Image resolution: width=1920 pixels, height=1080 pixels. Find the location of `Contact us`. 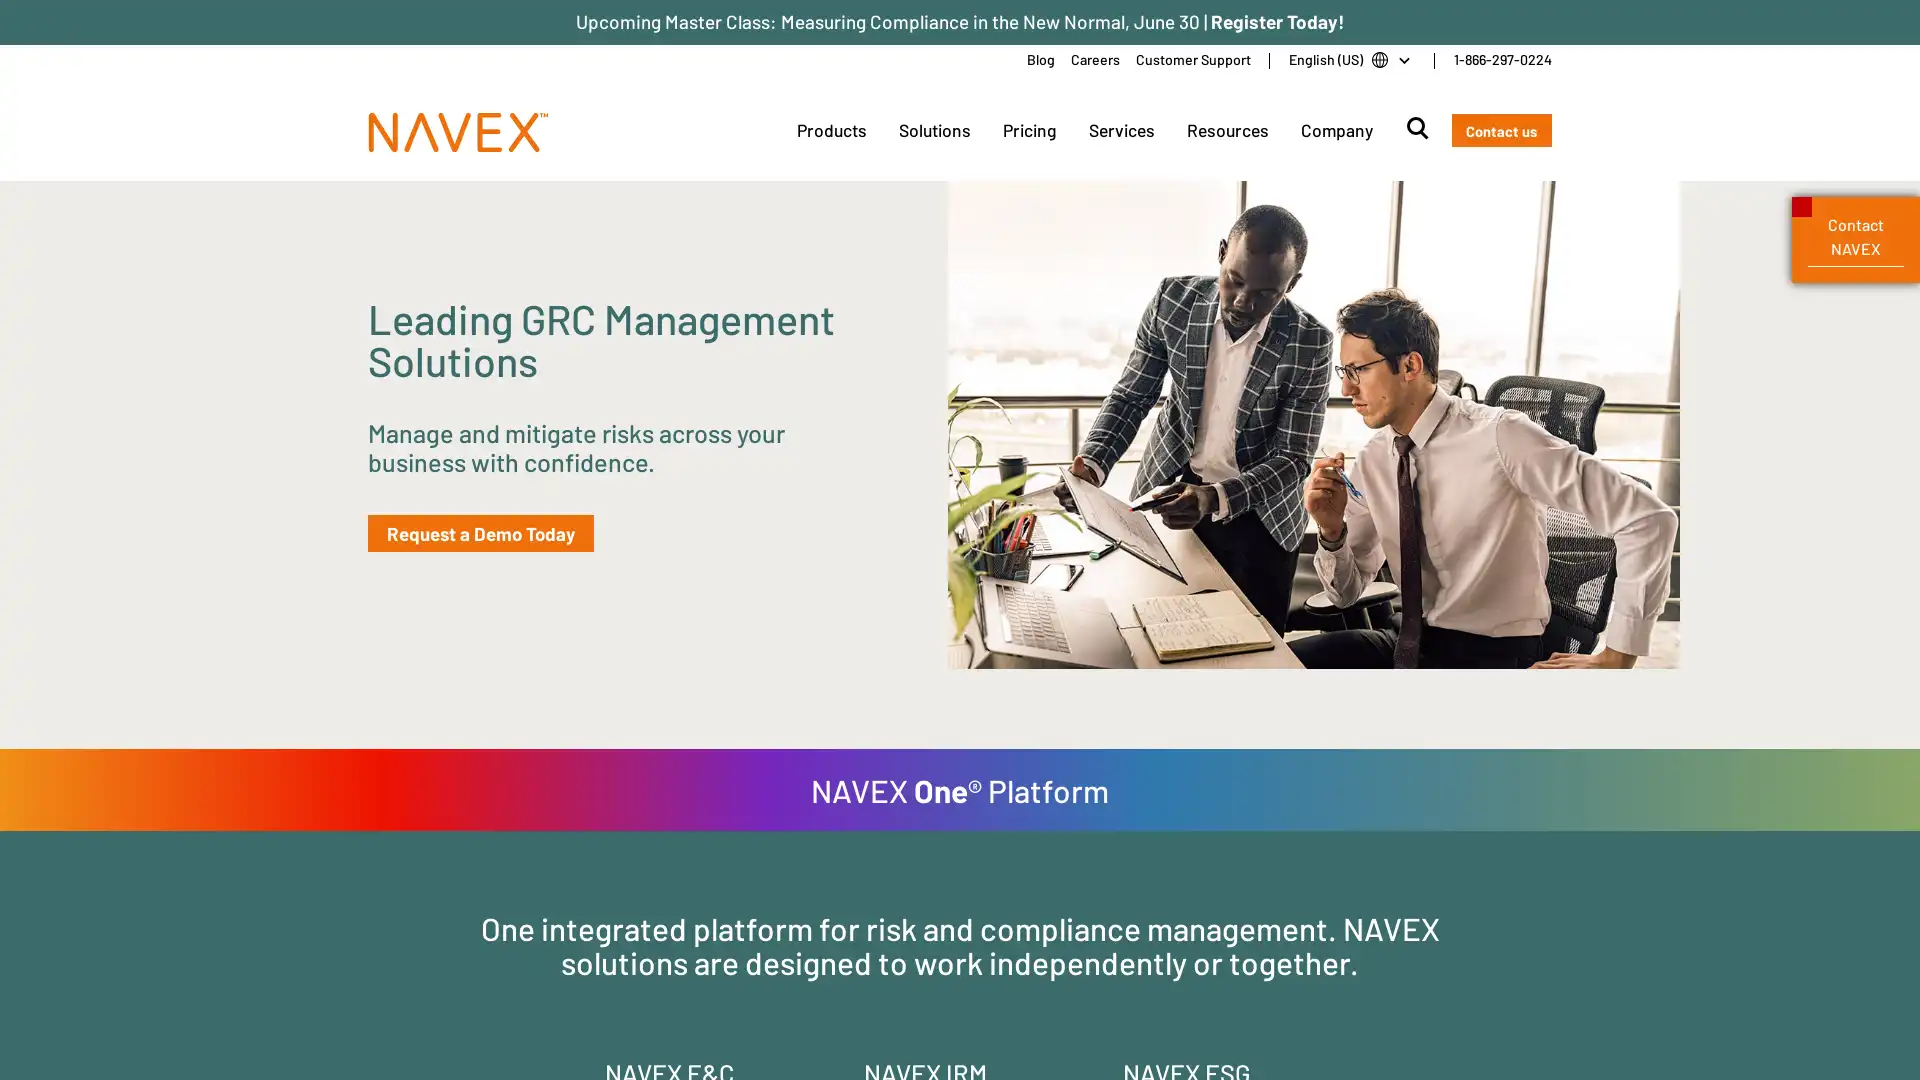

Contact us is located at coordinates (1501, 130).